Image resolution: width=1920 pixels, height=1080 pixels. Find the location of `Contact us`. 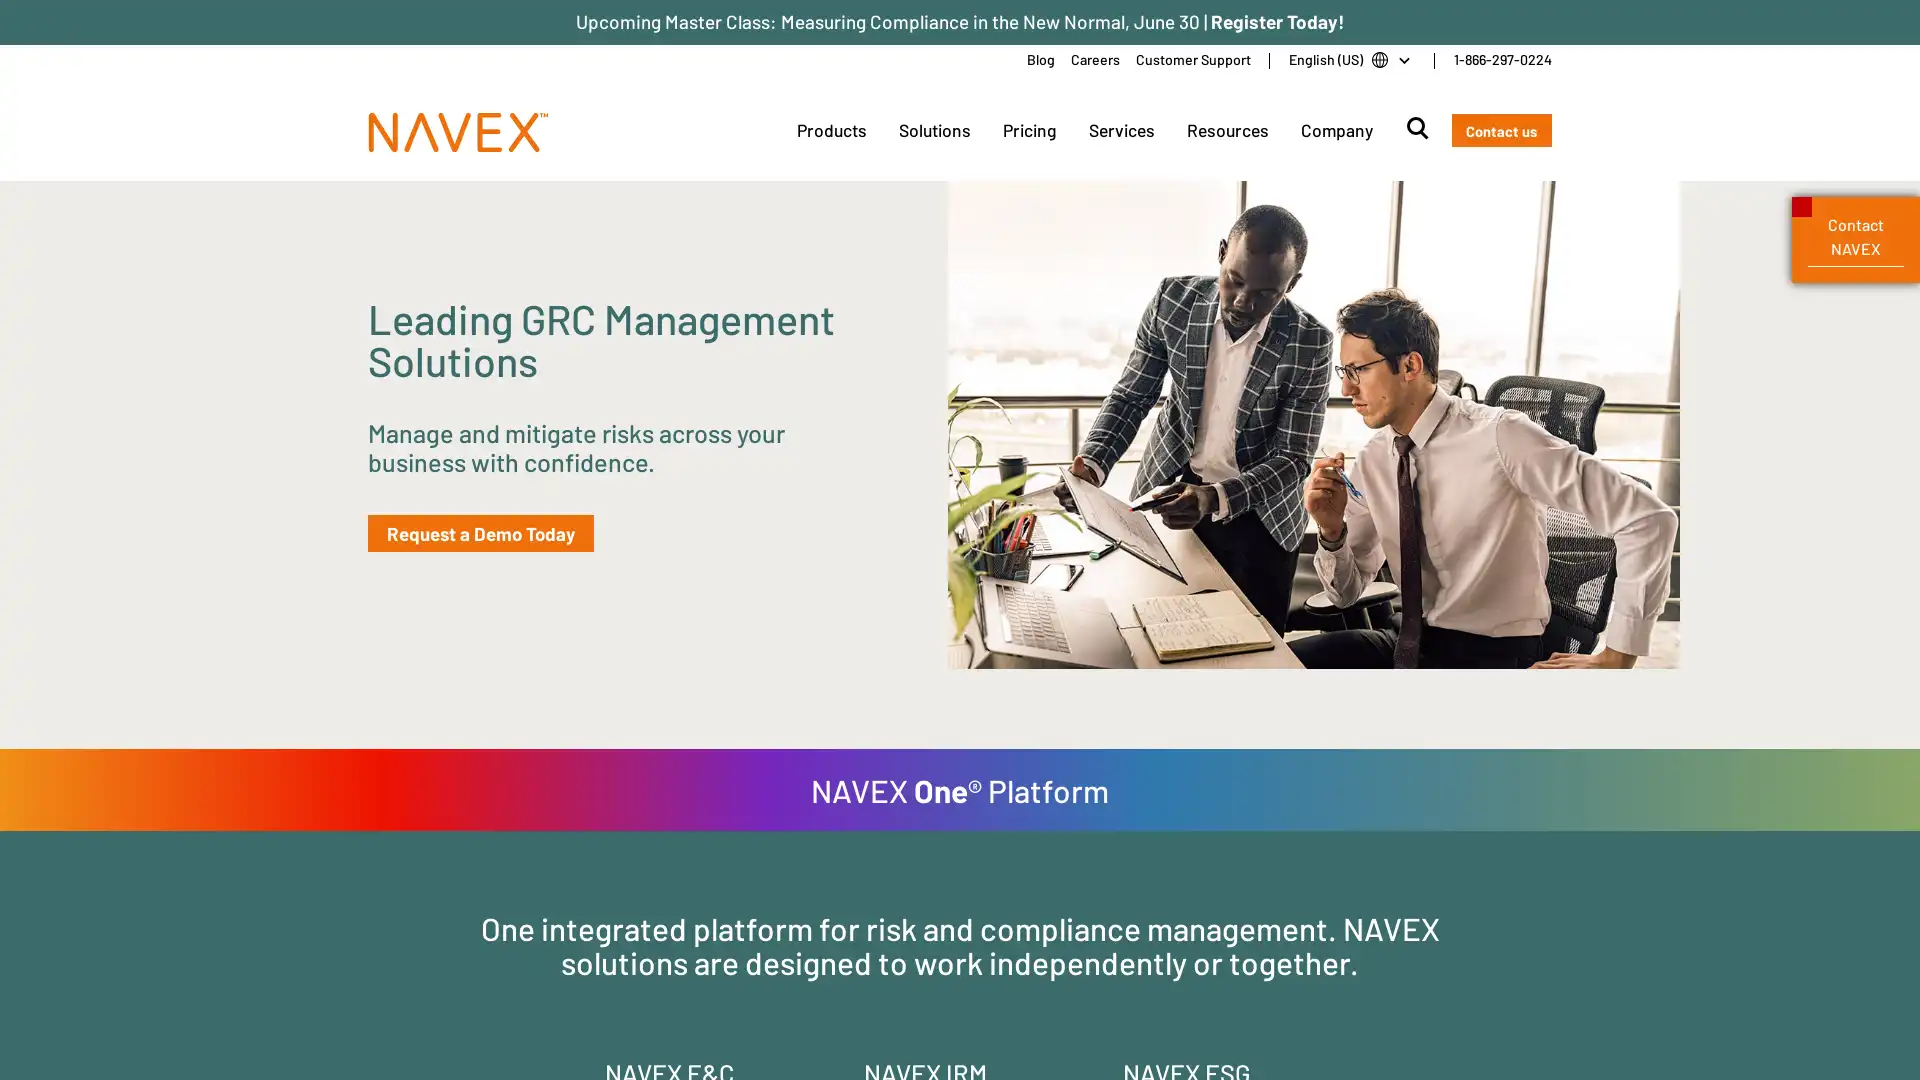

Contact us is located at coordinates (1501, 130).